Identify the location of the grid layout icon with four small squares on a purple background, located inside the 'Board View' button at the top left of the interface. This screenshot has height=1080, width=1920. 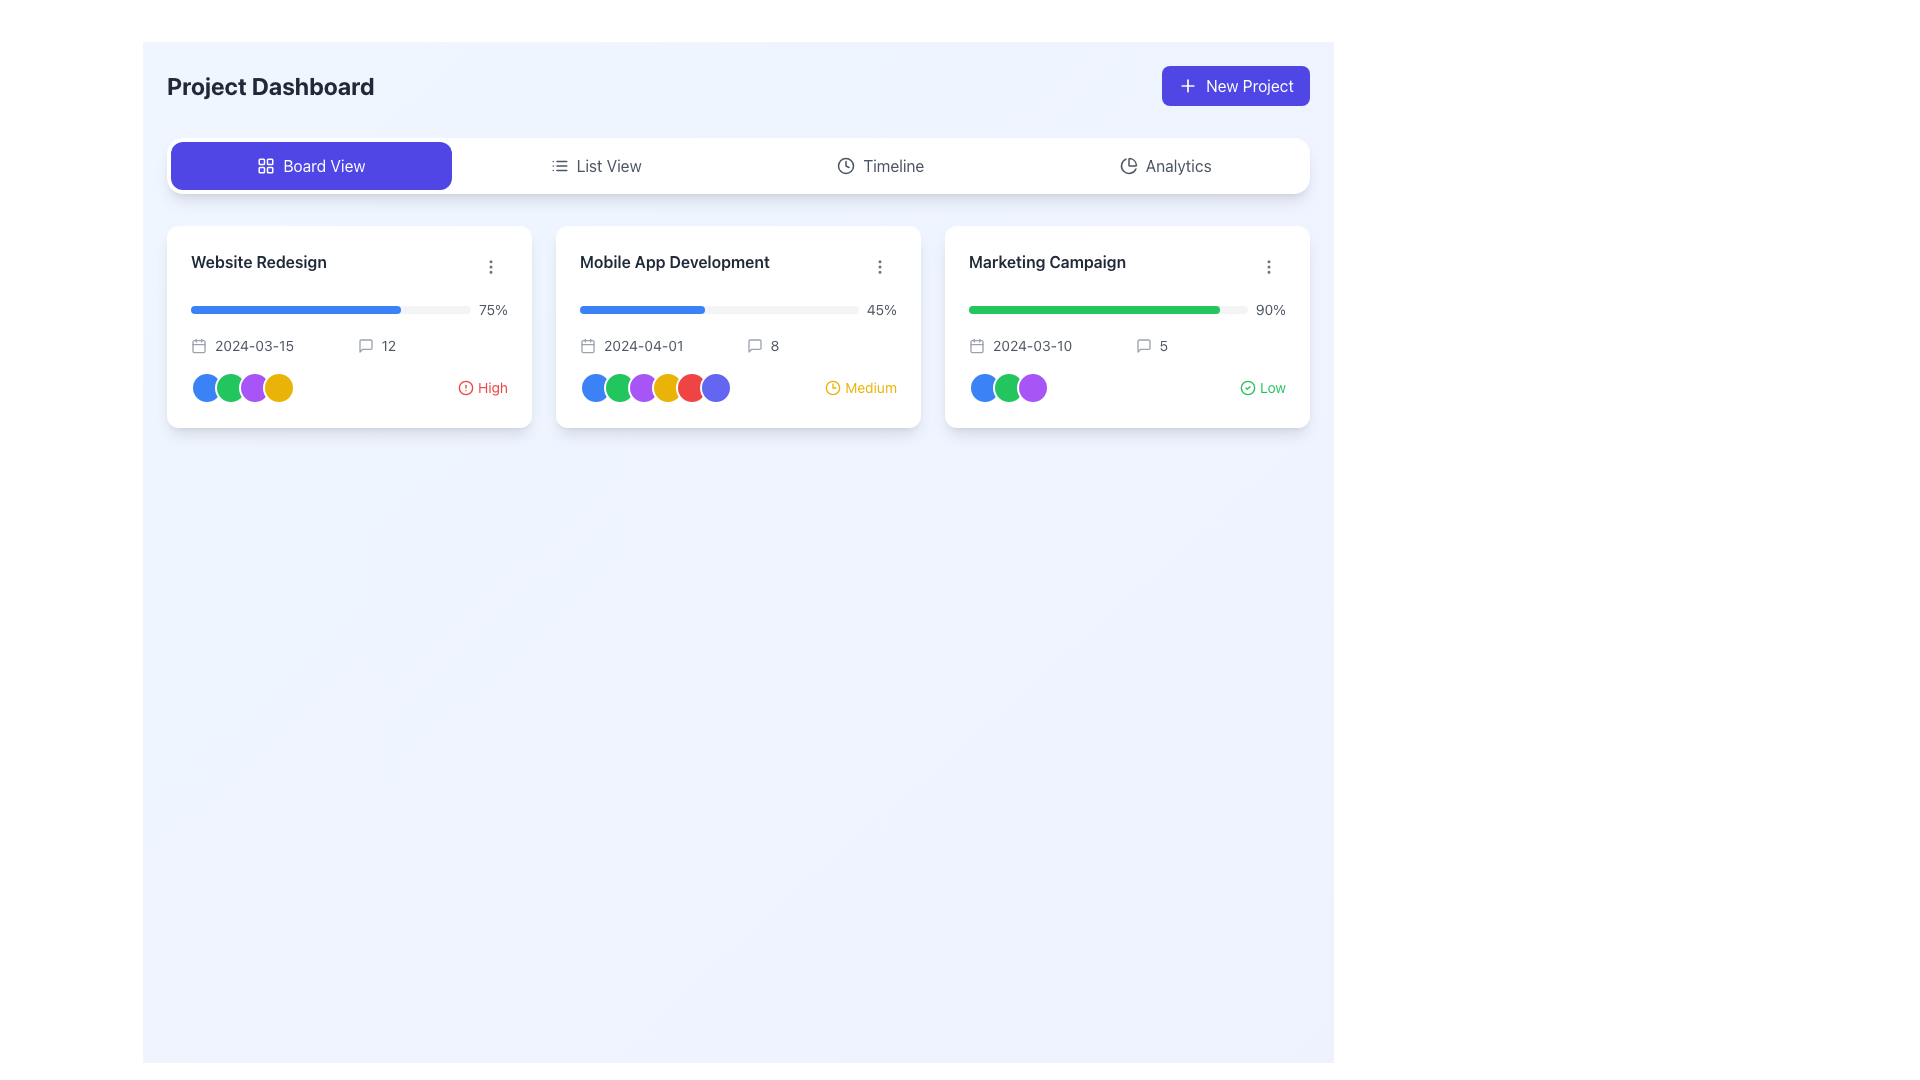
(265, 164).